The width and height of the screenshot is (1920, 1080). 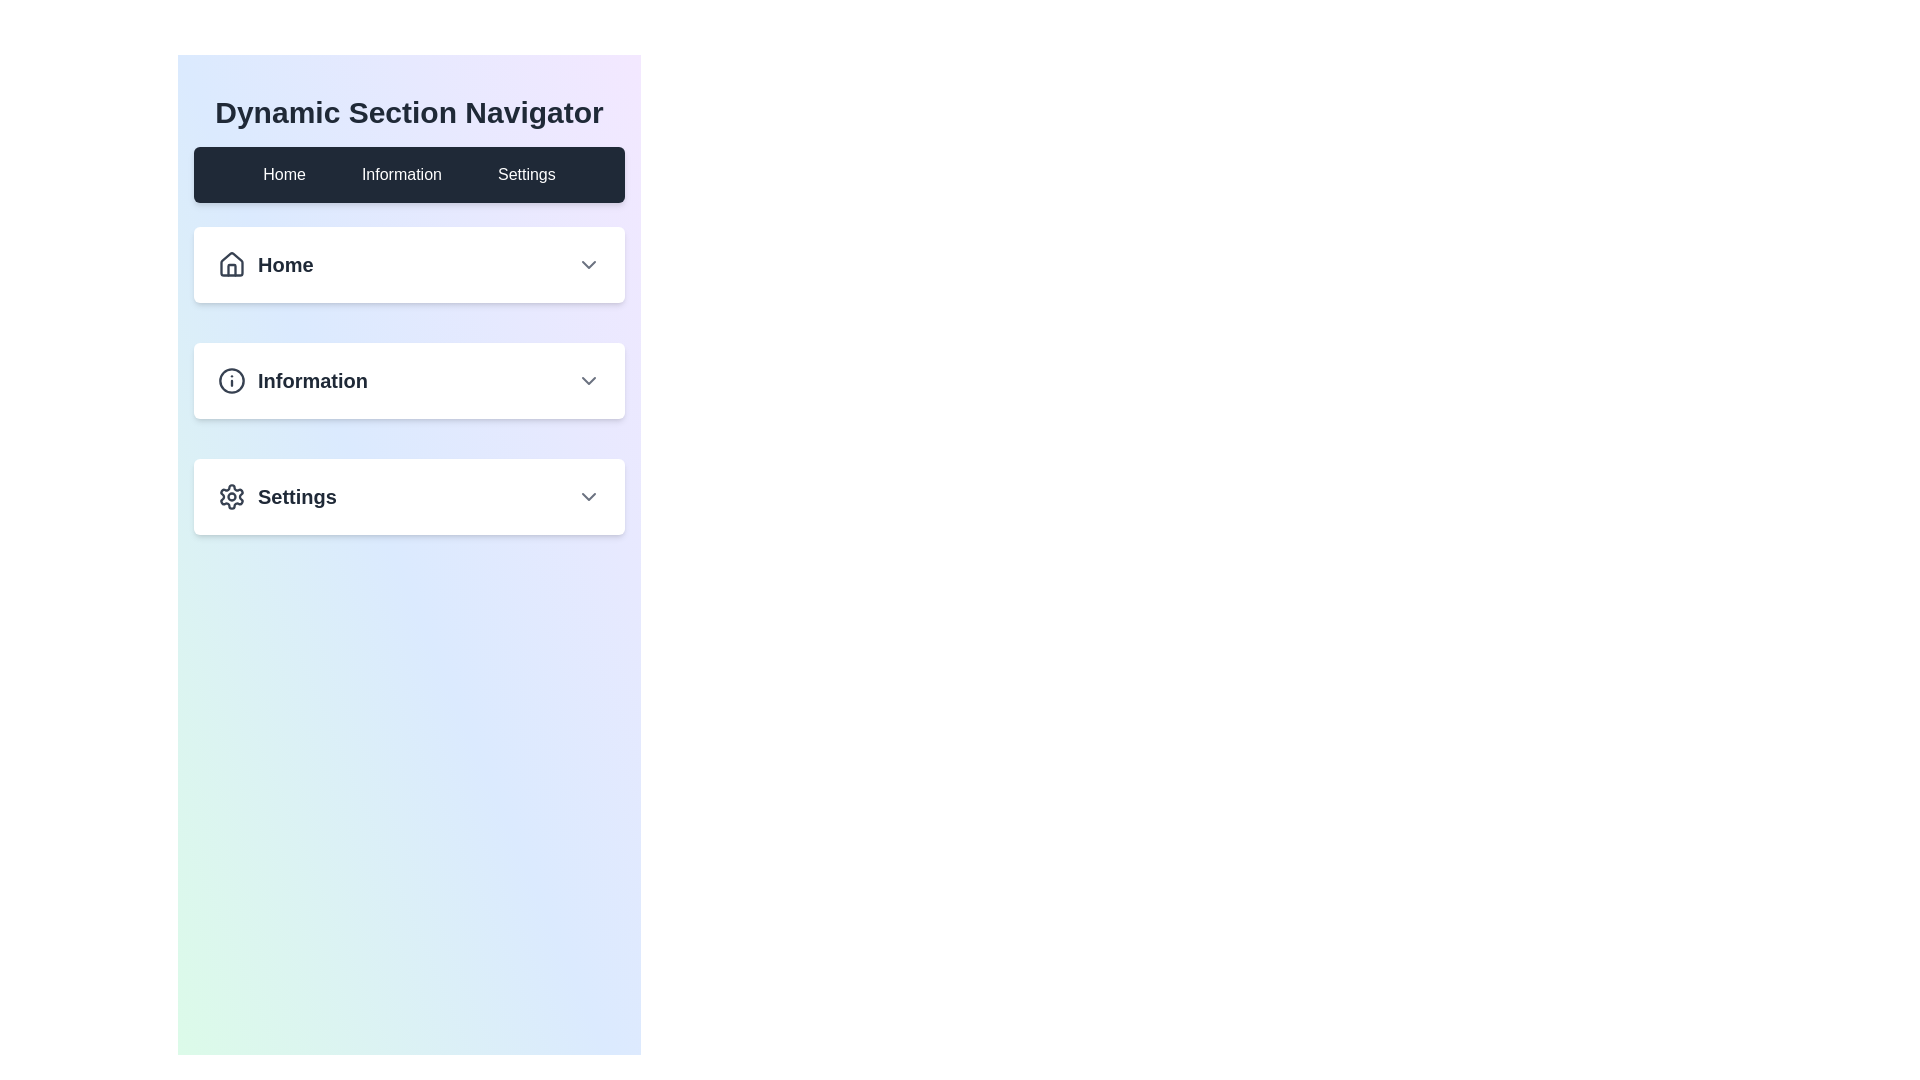 What do you see at coordinates (588, 264) in the screenshot?
I see `the downward-facing gray chevron icon located to the right of the 'Home' text within the 'Home' section` at bounding box center [588, 264].